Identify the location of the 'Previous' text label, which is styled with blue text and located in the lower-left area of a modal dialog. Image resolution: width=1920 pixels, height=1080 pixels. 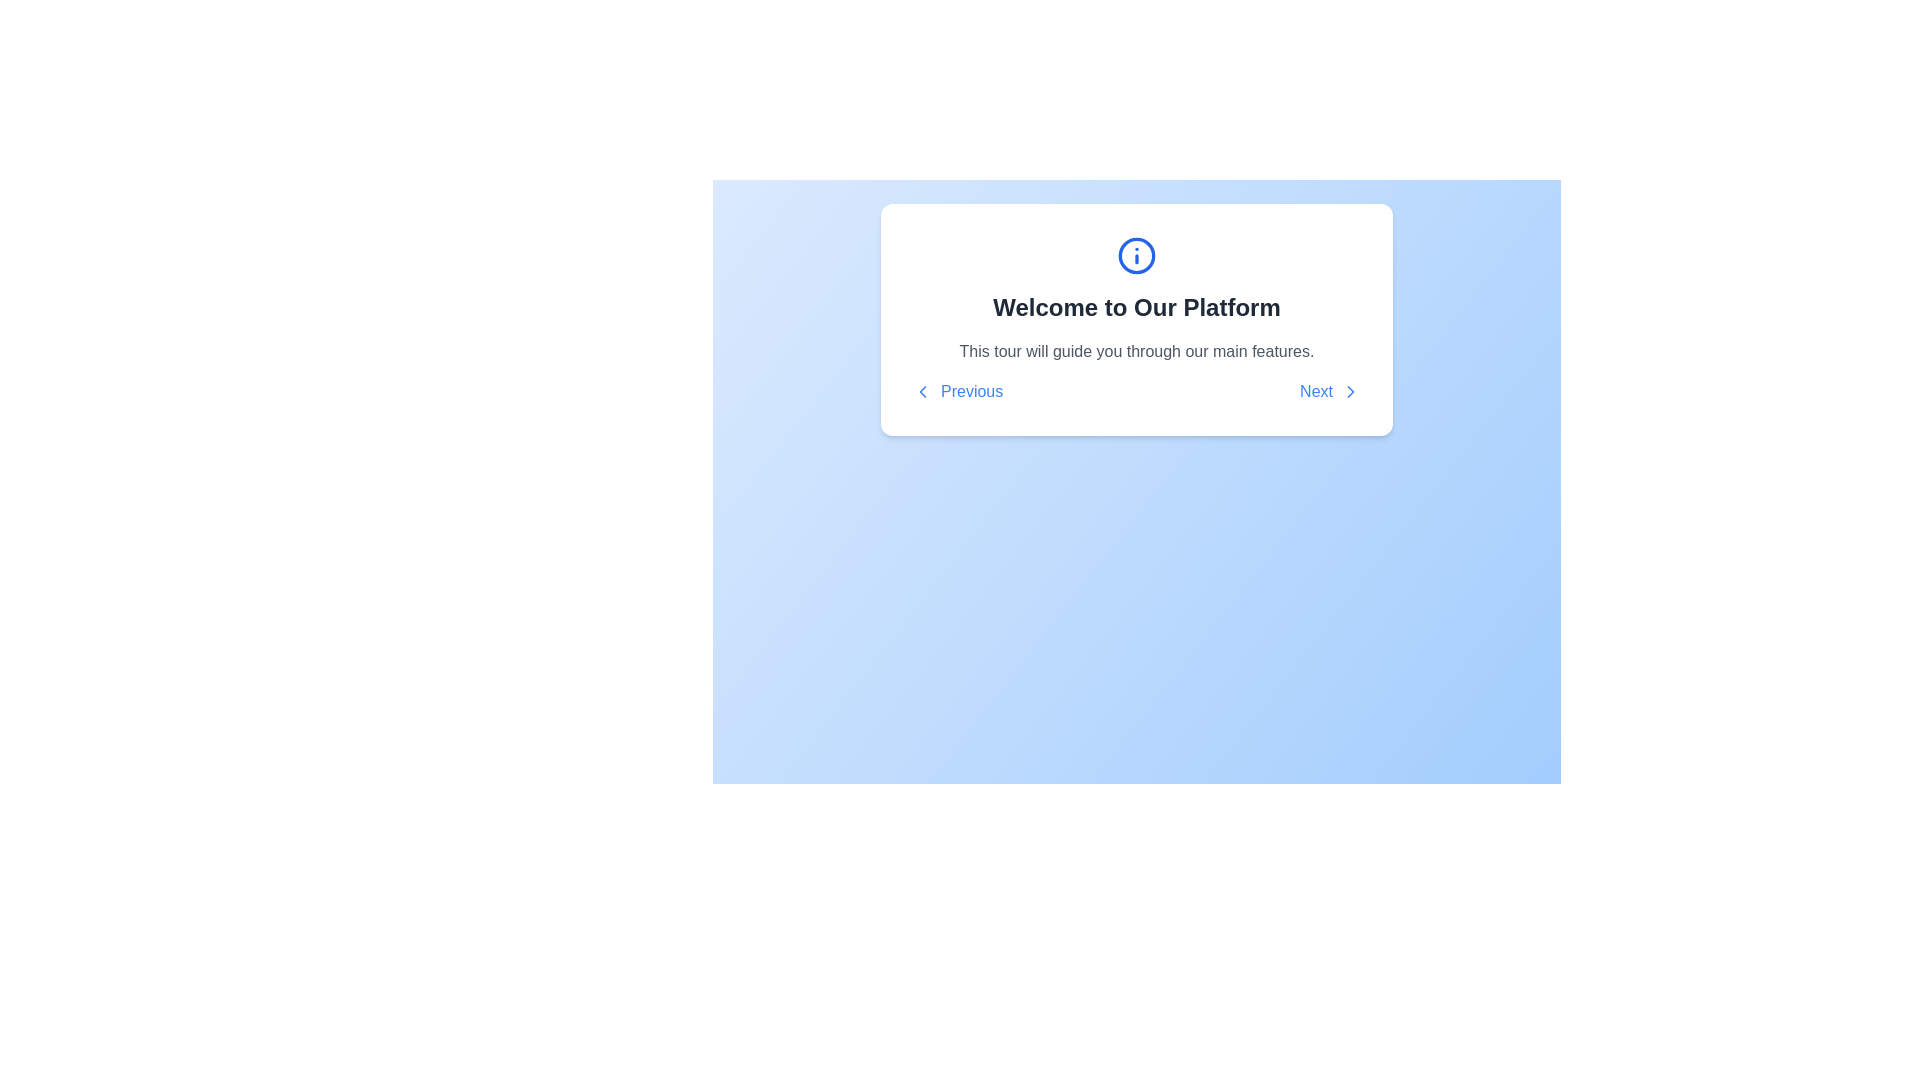
(972, 392).